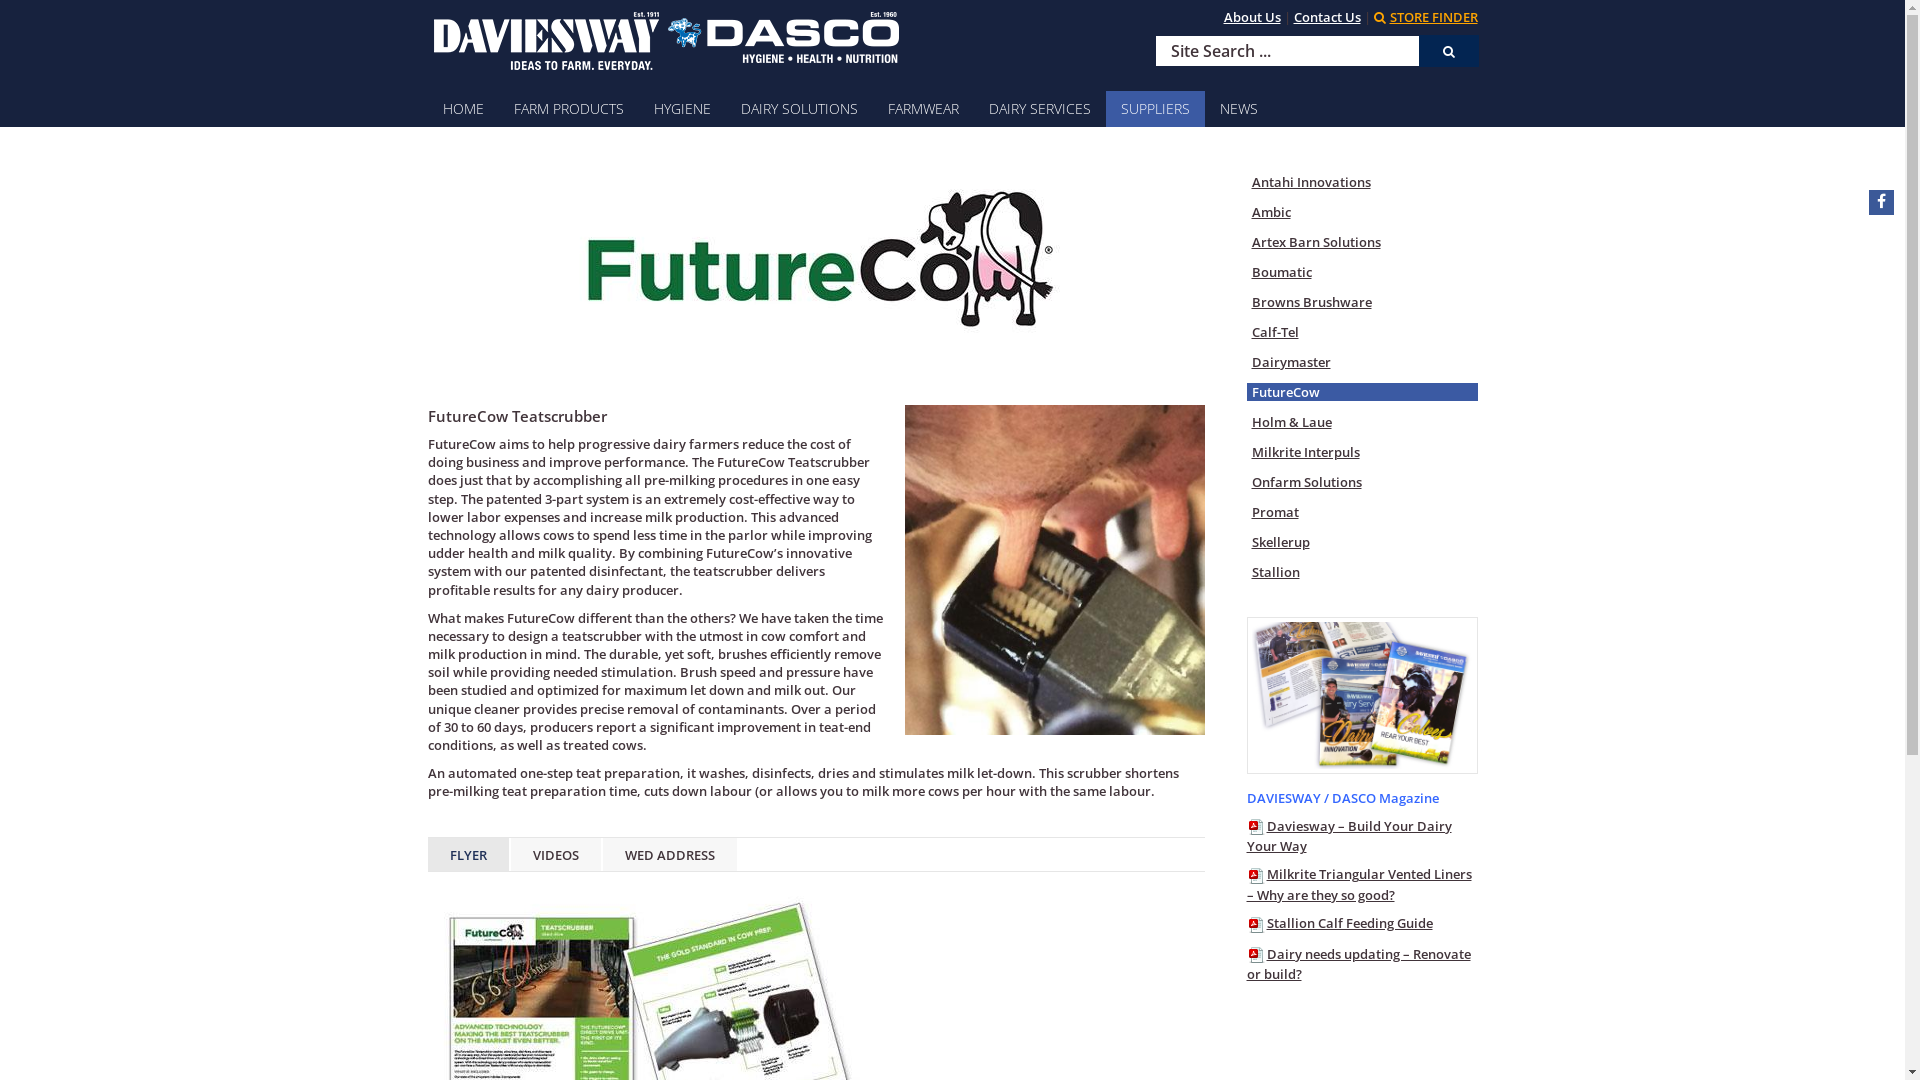  What do you see at coordinates (1327, 16) in the screenshot?
I see `'Contact Us'` at bounding box center [1327, 16].